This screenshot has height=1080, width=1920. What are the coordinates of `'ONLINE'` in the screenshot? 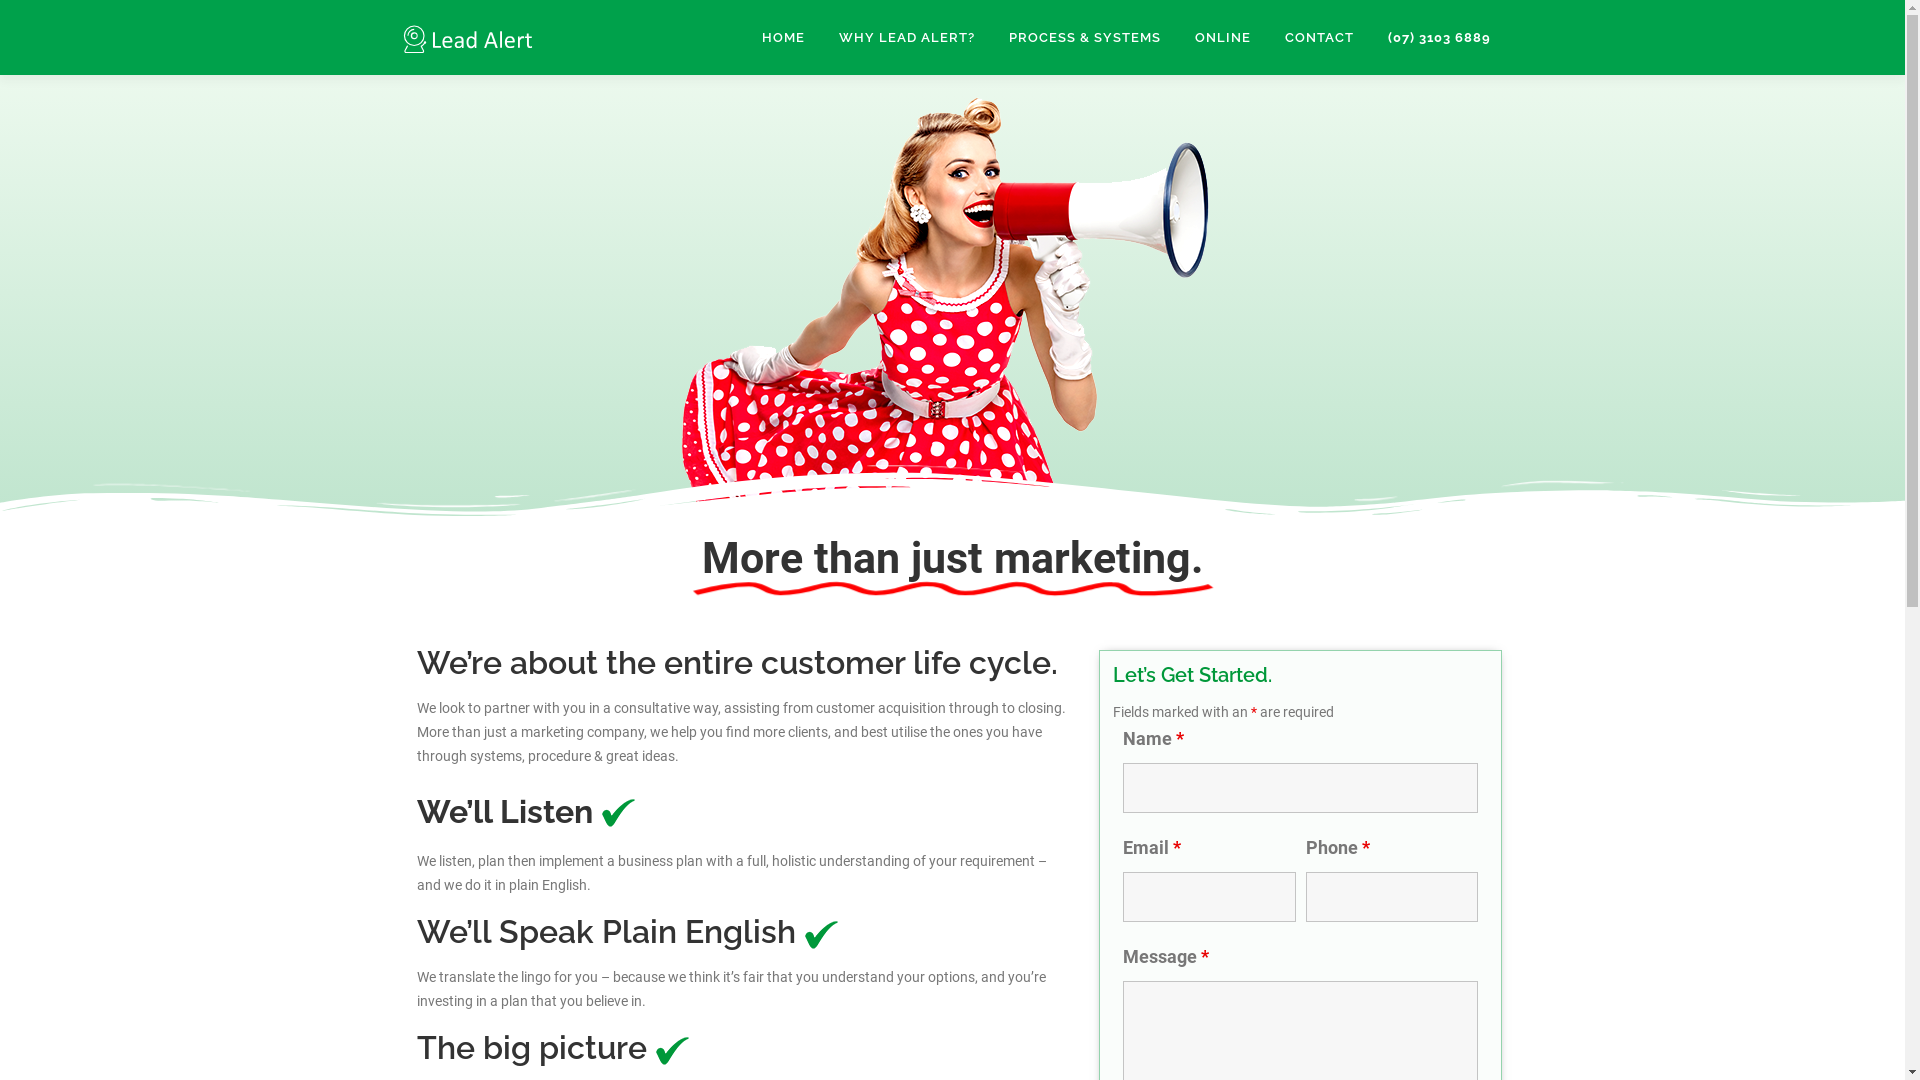 It's located at (1177, 37).